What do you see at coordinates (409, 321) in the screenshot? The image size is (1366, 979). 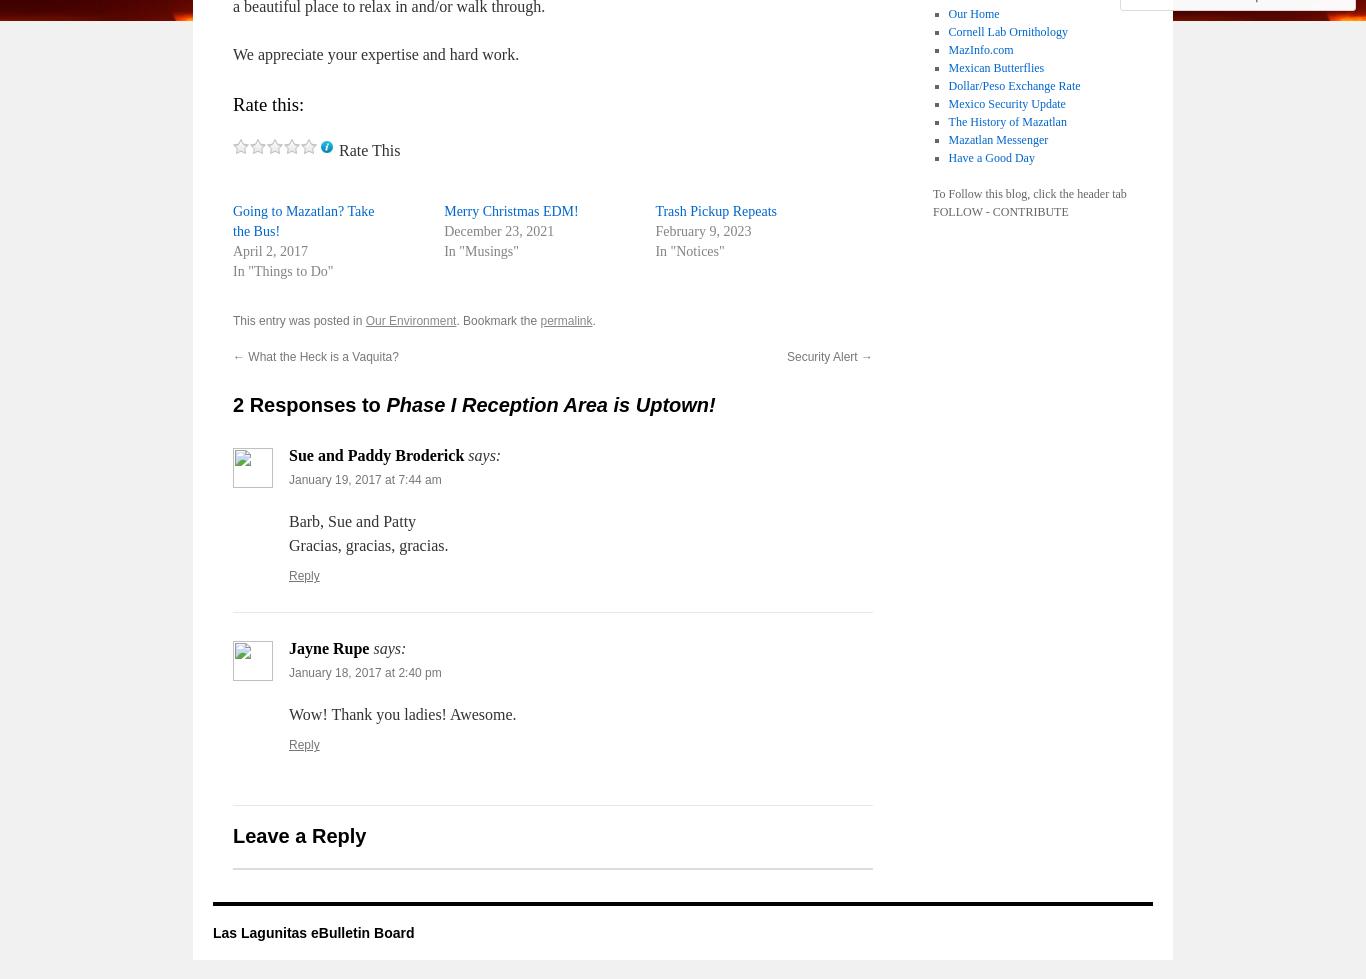 I see `'Our Environment'` at bounding box center [409, 321].